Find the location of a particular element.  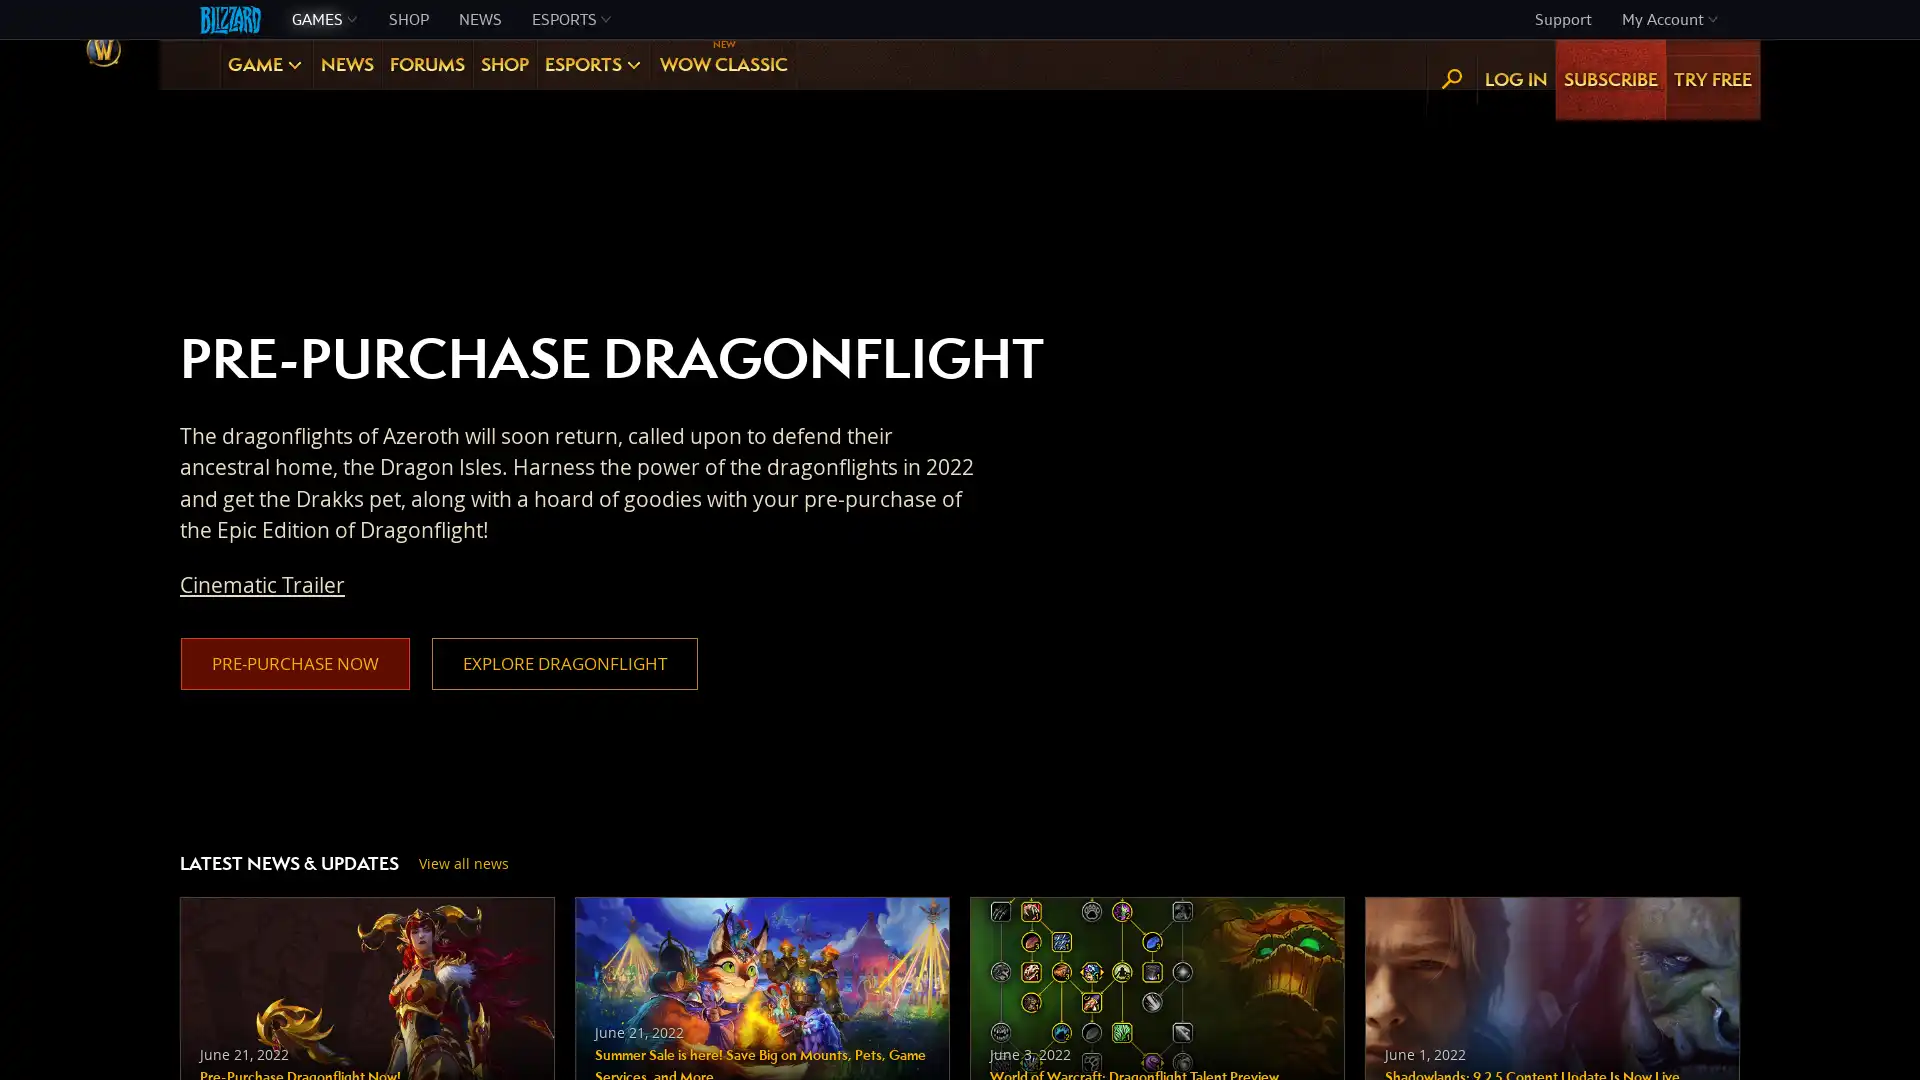

Cinematic Trailer is located at coordinates (261, 584).